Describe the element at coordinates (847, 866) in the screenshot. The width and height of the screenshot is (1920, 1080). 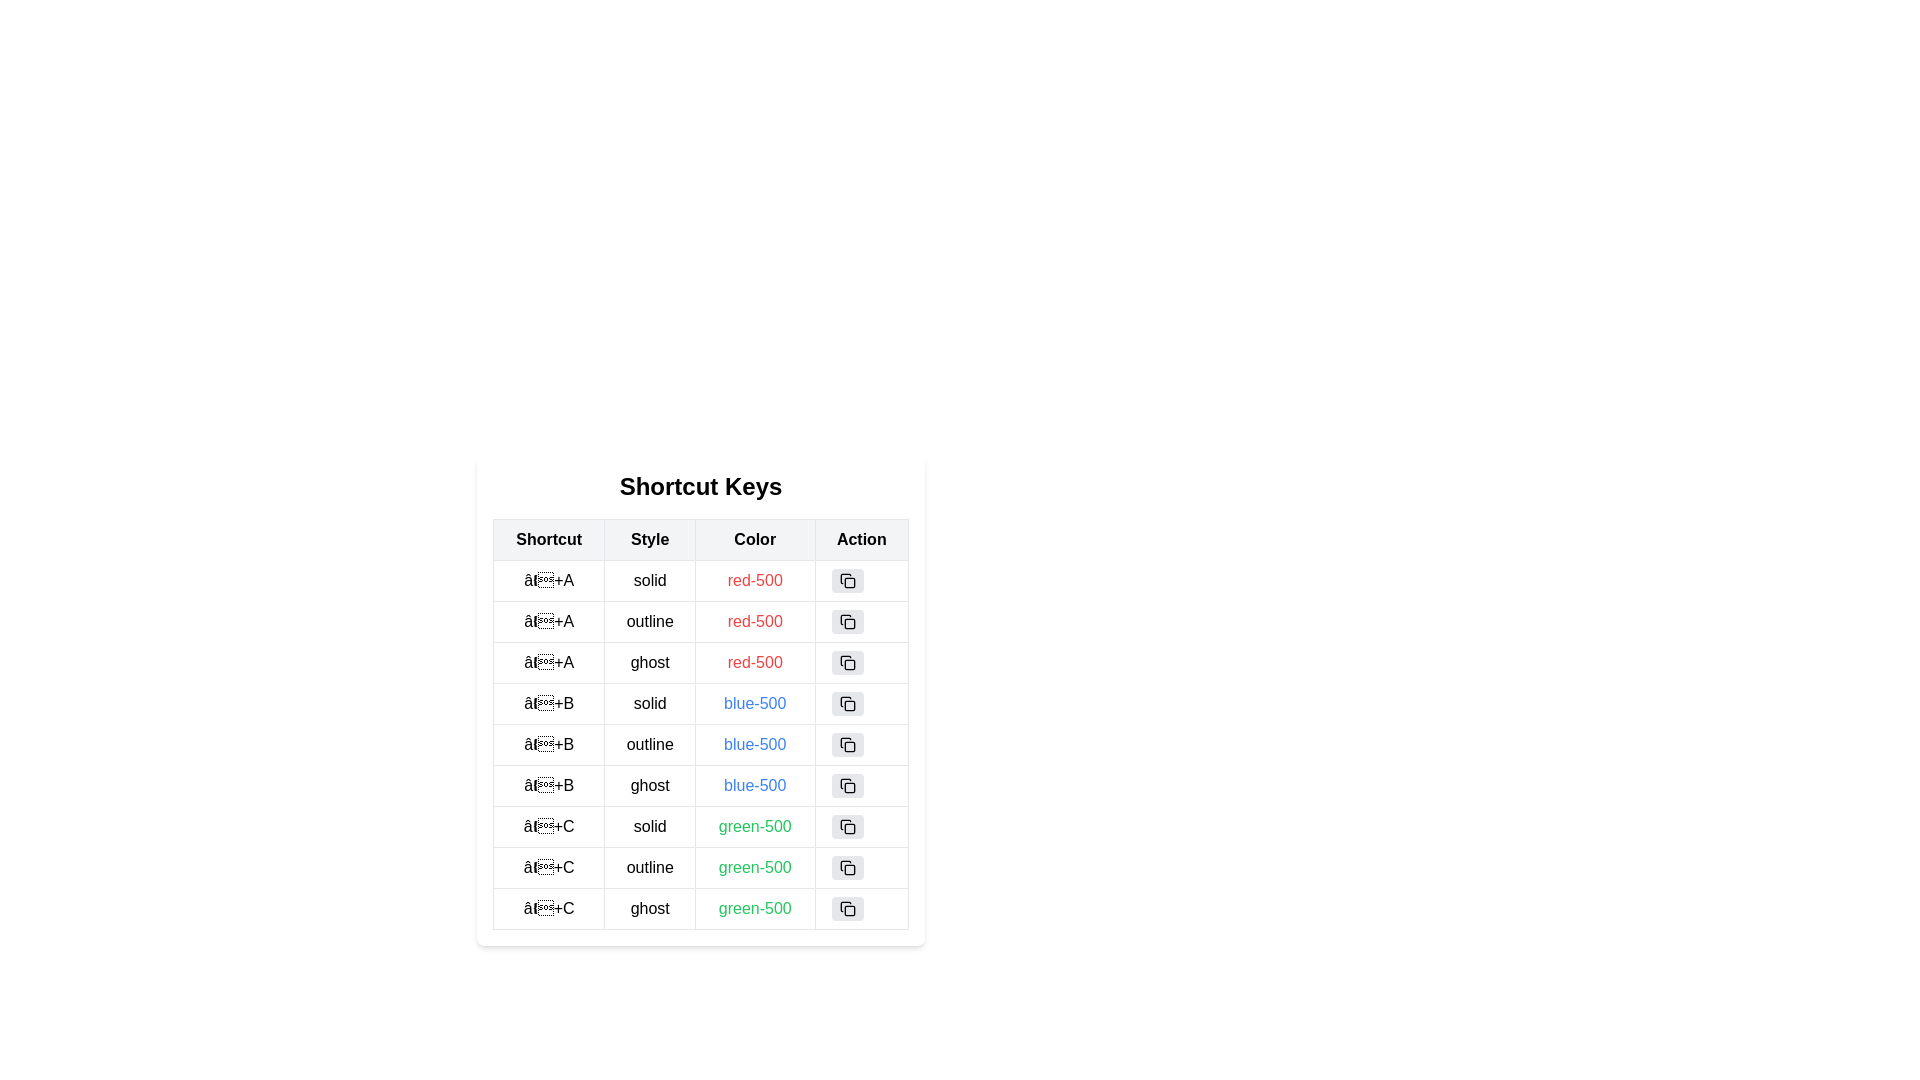
I see `the interactive icon resembling two overlapping squares in the last column of the table under the '⌘+C' row` at that location.